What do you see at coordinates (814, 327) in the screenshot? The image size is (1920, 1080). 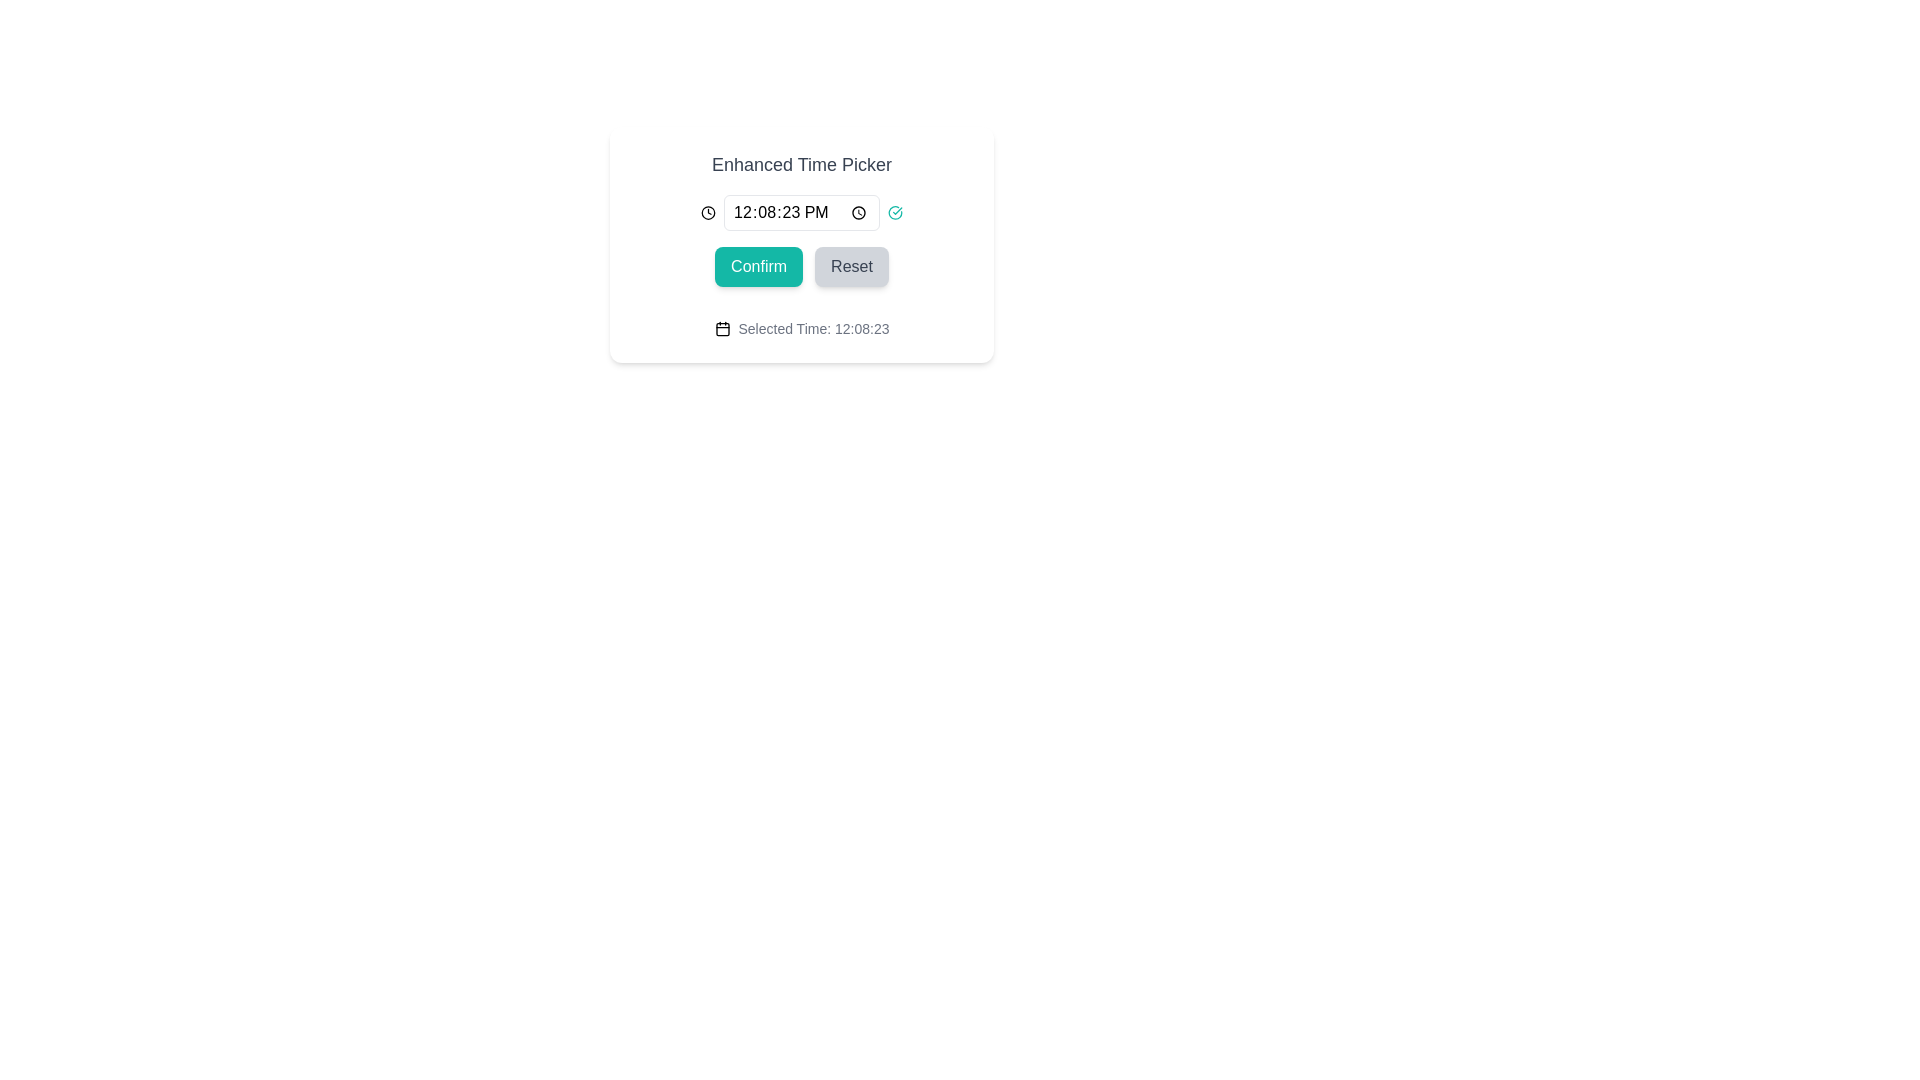 I see `displayed text from the text label that shows the currently selected time, positioned at the bottom of the main time picker interface, next to a calendar icon` at bounding box center [814, 327].